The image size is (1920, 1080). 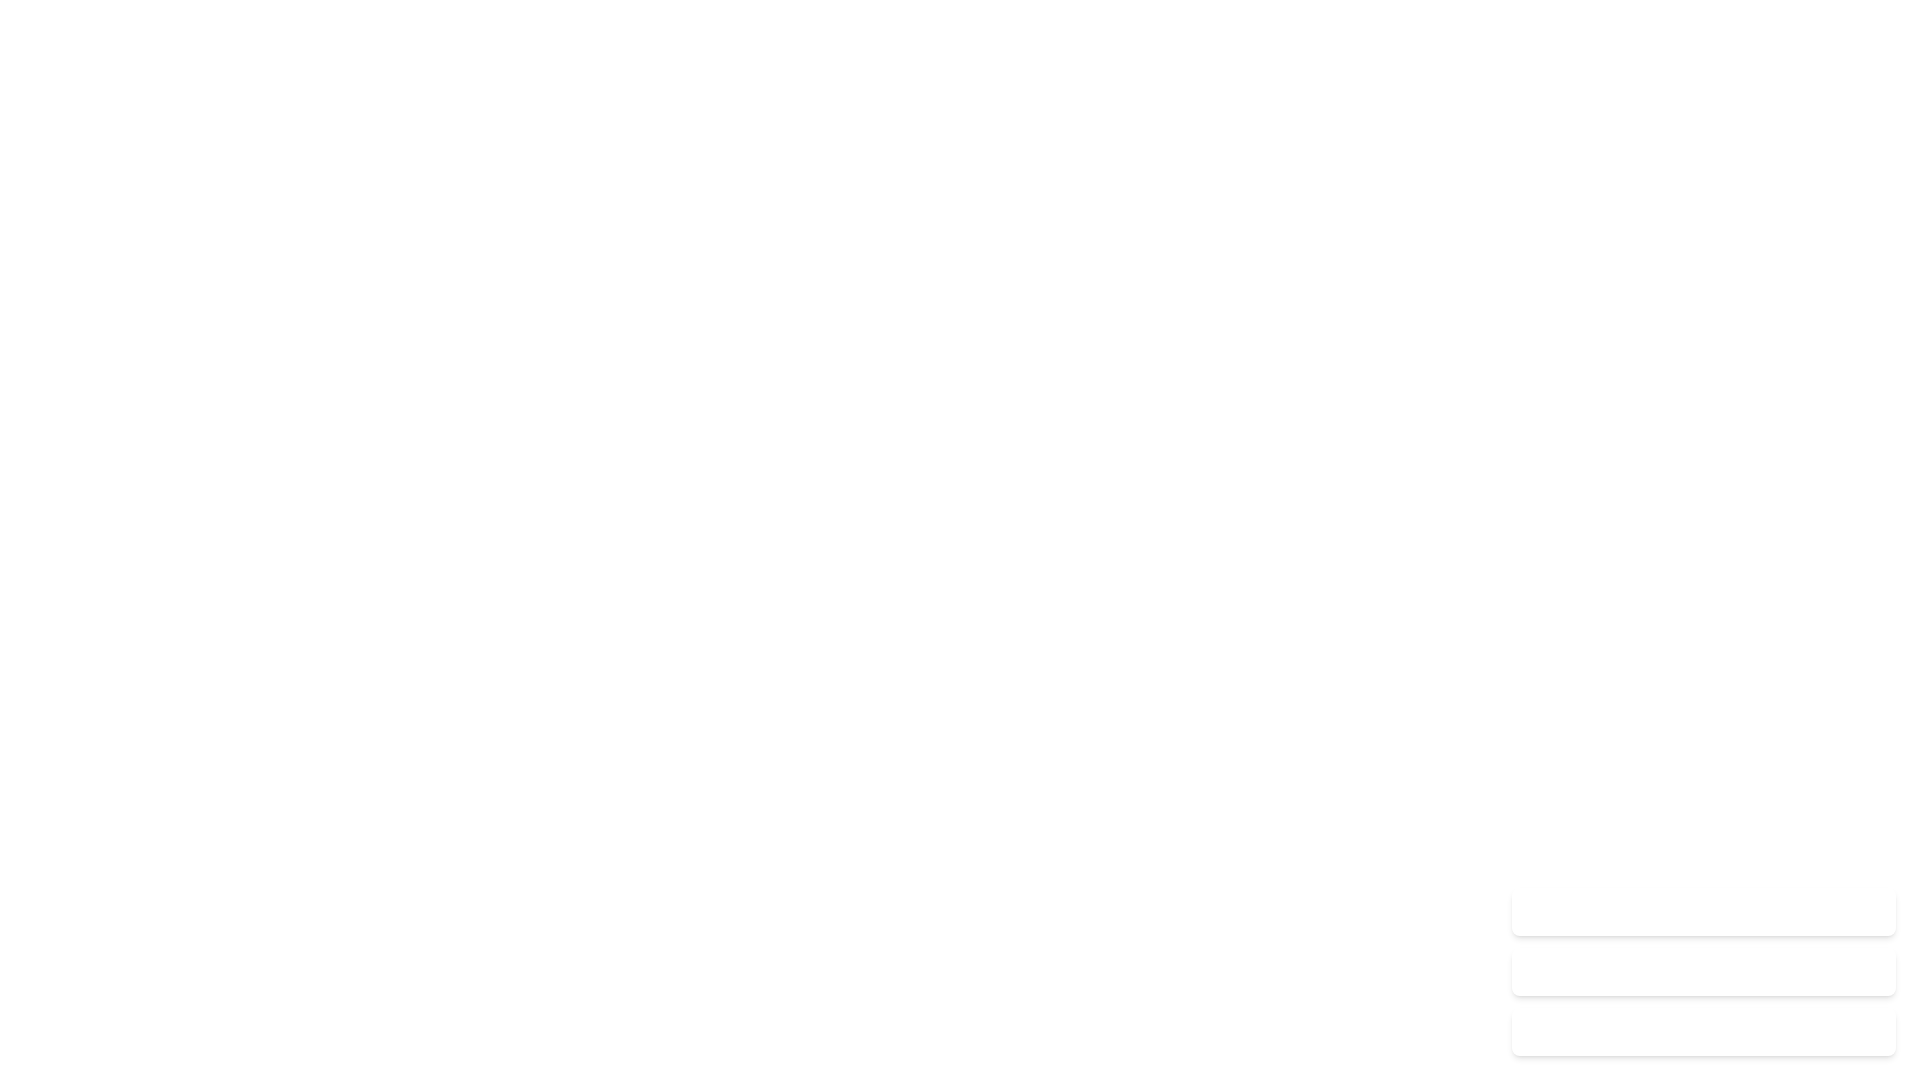 What do you see at coordinates (1871, 1032) in the screenshot?
I see `the circular SVG element located in the lower-right corner of the interface` at bounding box center [1871, 1032].